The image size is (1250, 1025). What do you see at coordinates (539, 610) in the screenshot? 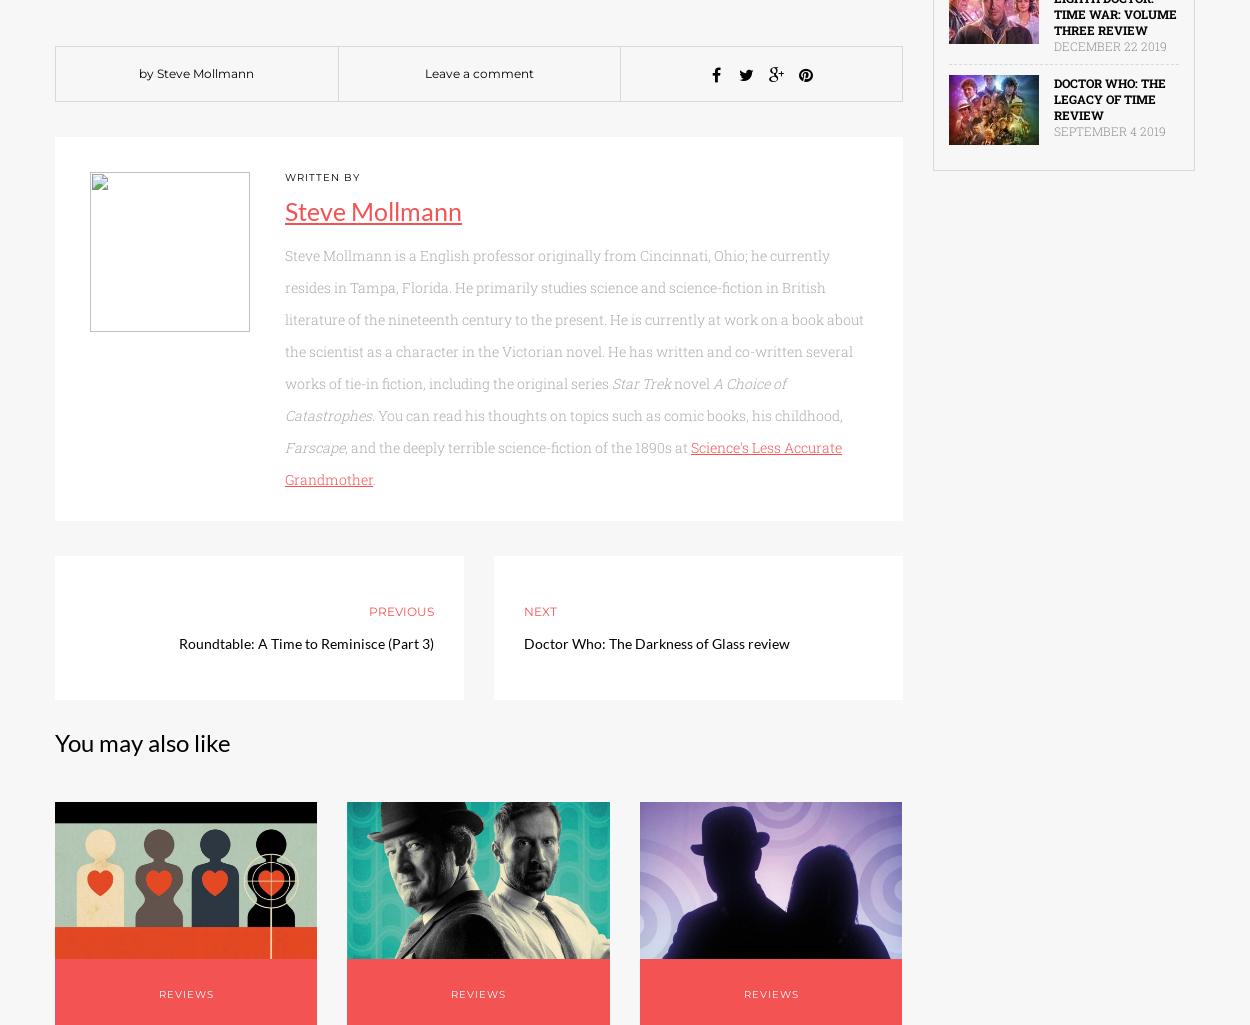
I see `'Next'` at bounding box center [539, 610].